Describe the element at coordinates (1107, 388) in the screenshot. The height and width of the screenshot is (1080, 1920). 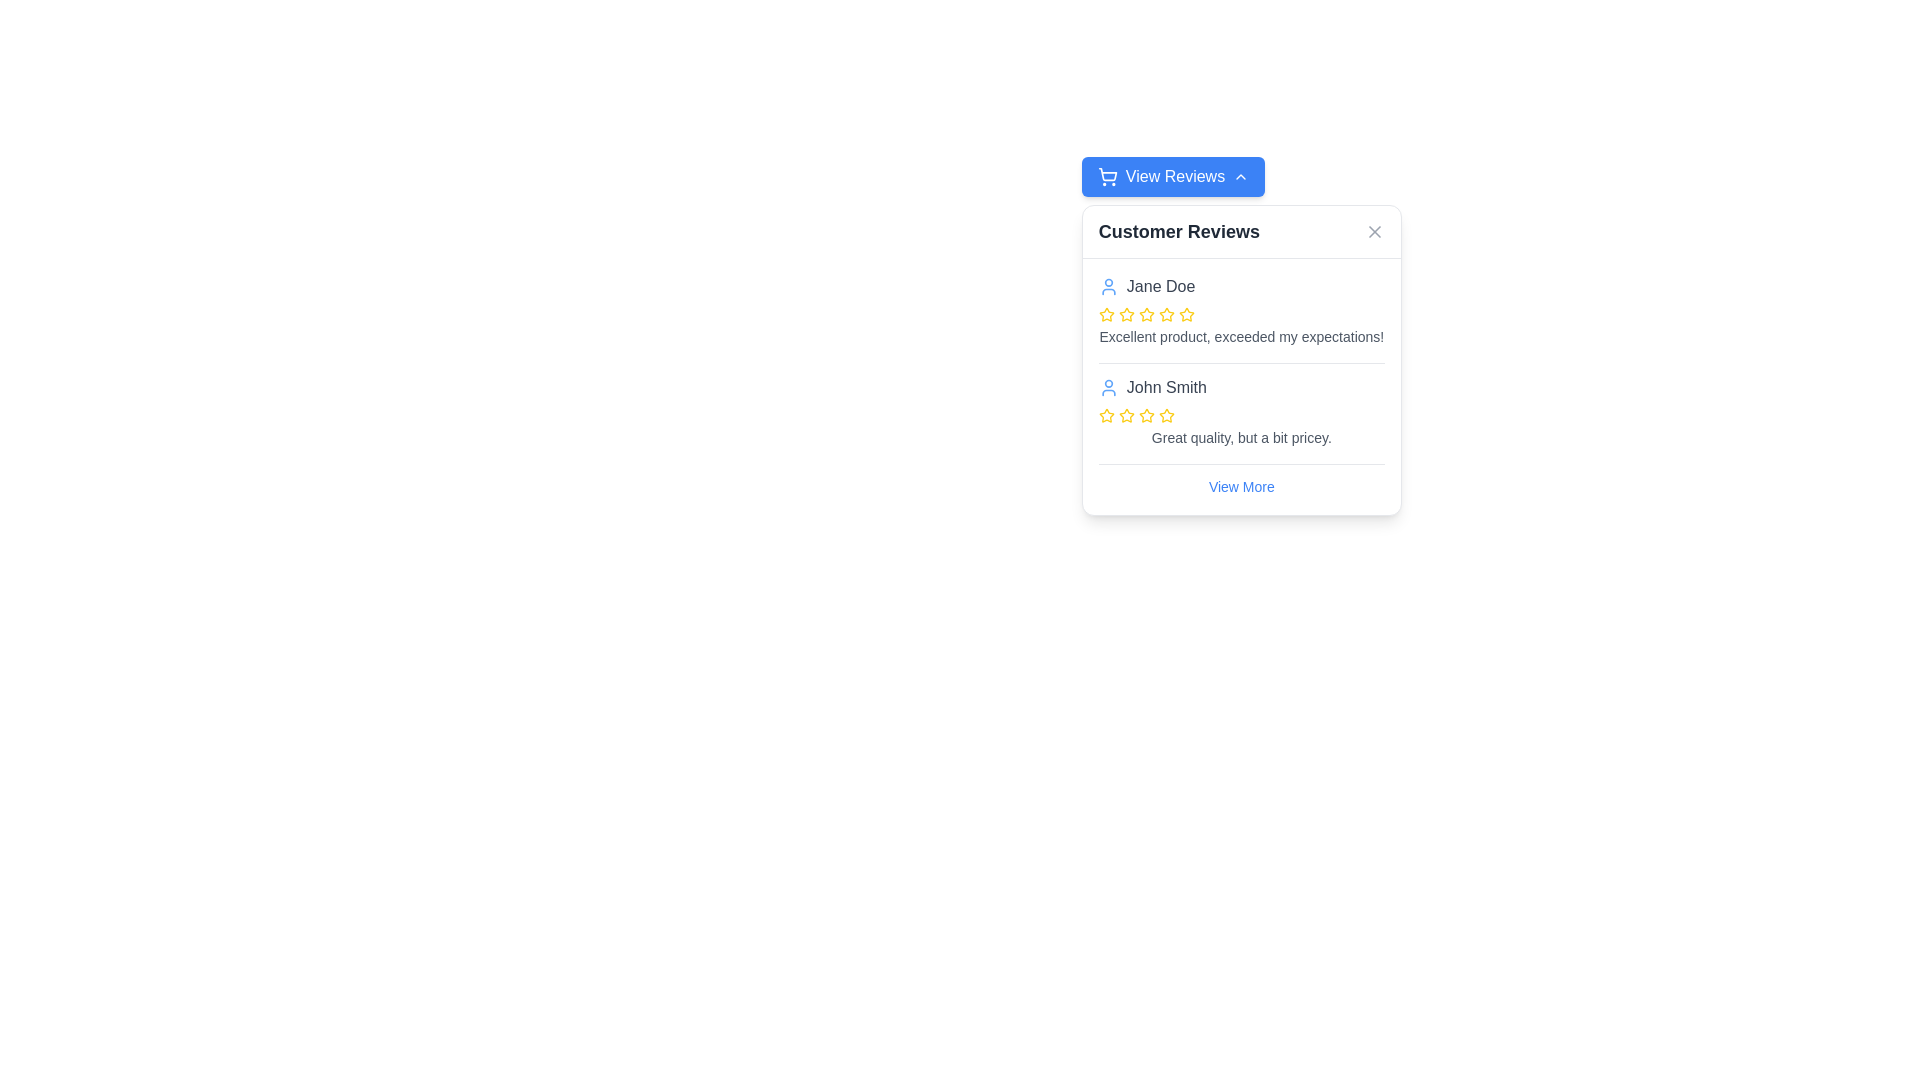
I see `the user silhouette icon displayed in blue, located to the immediate left of the text 'John Smith' in the 'Customer Reviews' section` at that location.